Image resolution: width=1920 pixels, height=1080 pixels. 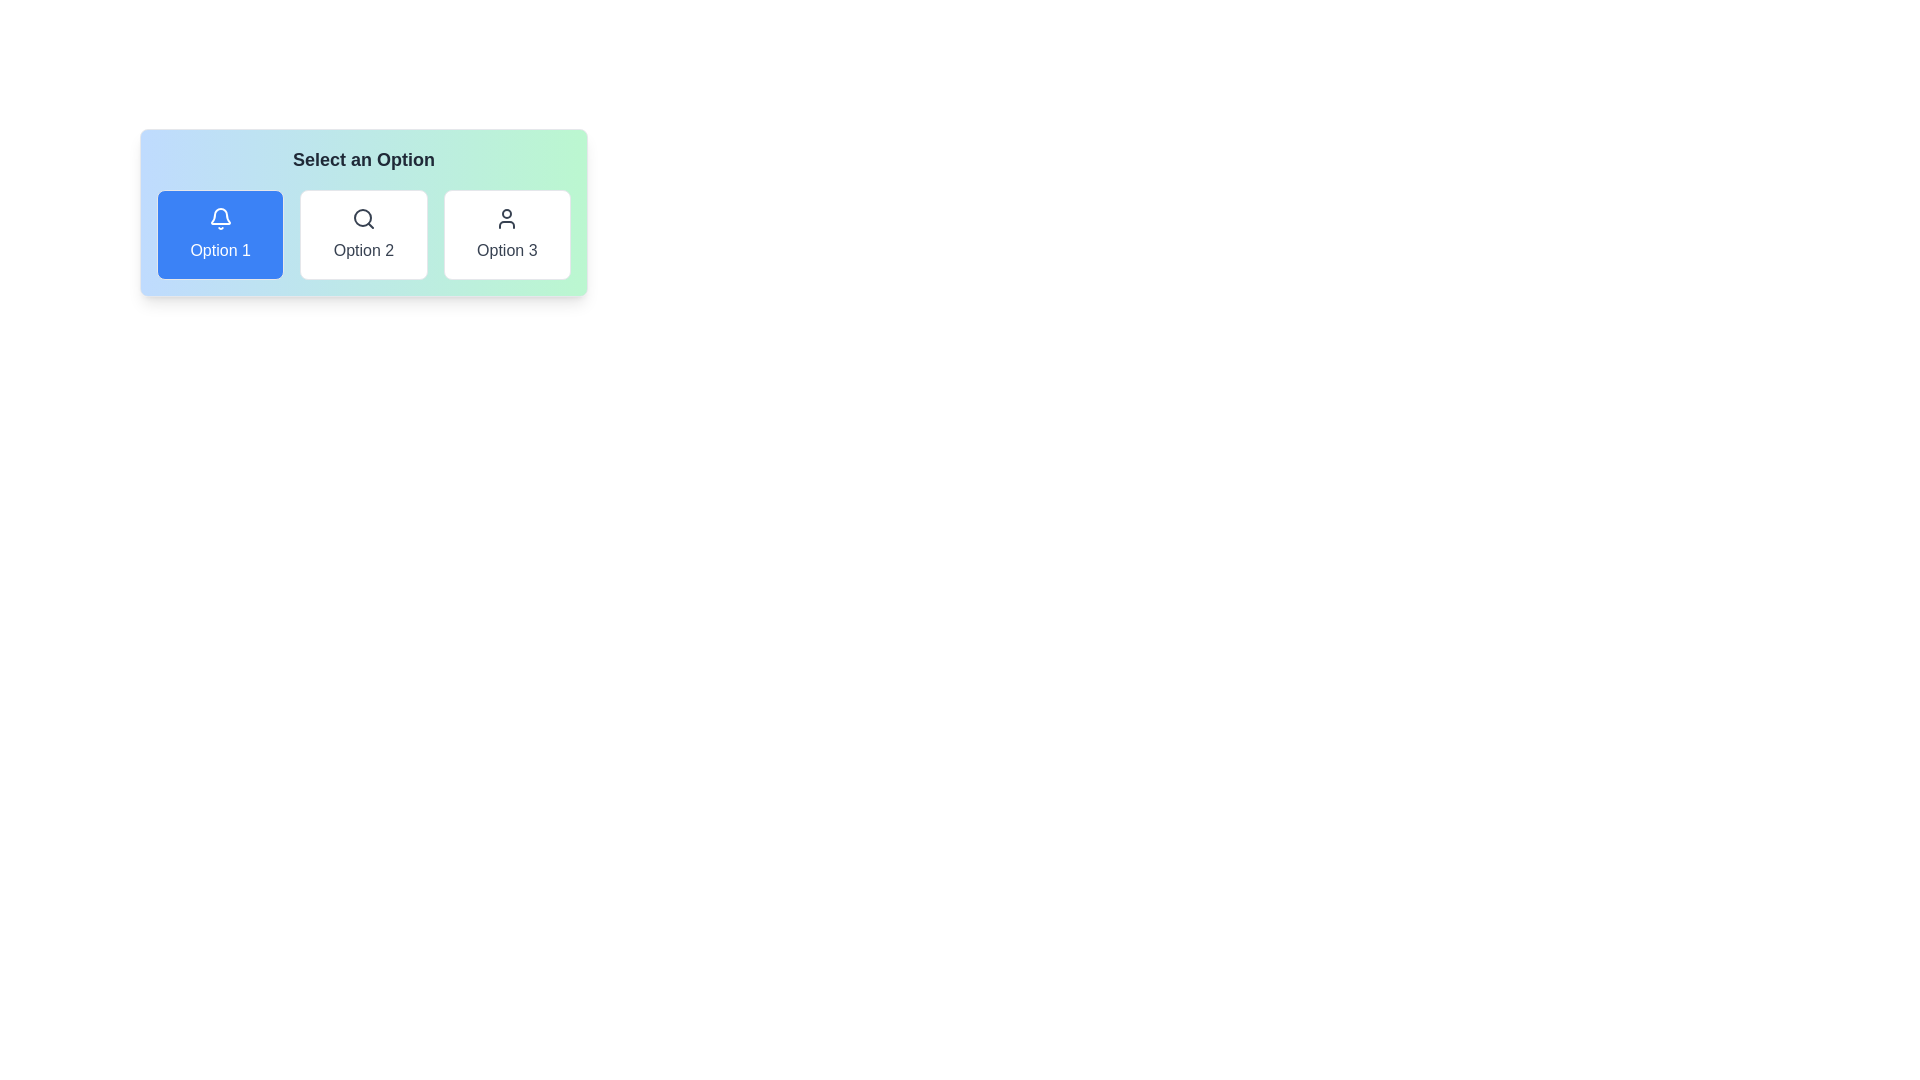 I want to click on the Text Label that serves as a title or instruction label, located in the header section above the options 'Option 1', 'Option 2', and 'Option 3', so click(x=364, y=158).